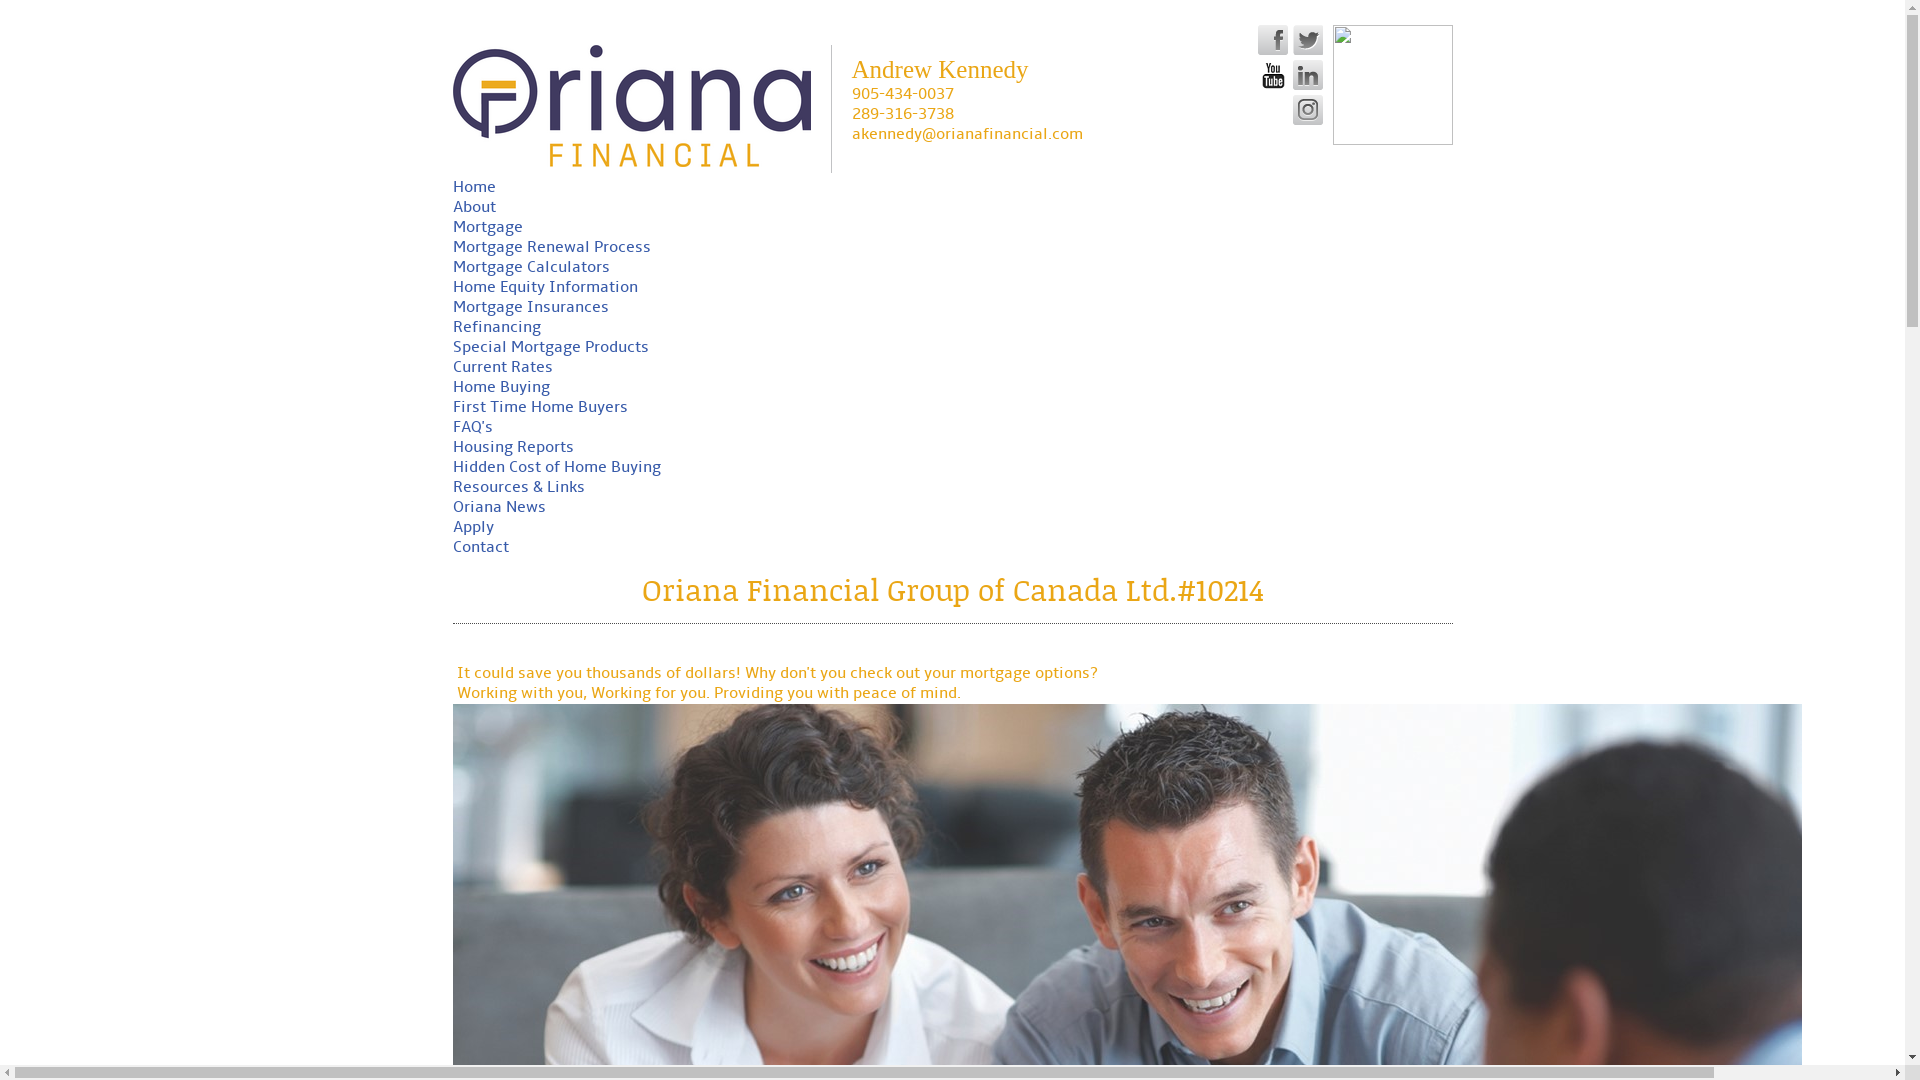  What do you see at coordinates (450, 488) in the screenshot?
I see `'Resources & Links'` at bounding box center [450, 488].